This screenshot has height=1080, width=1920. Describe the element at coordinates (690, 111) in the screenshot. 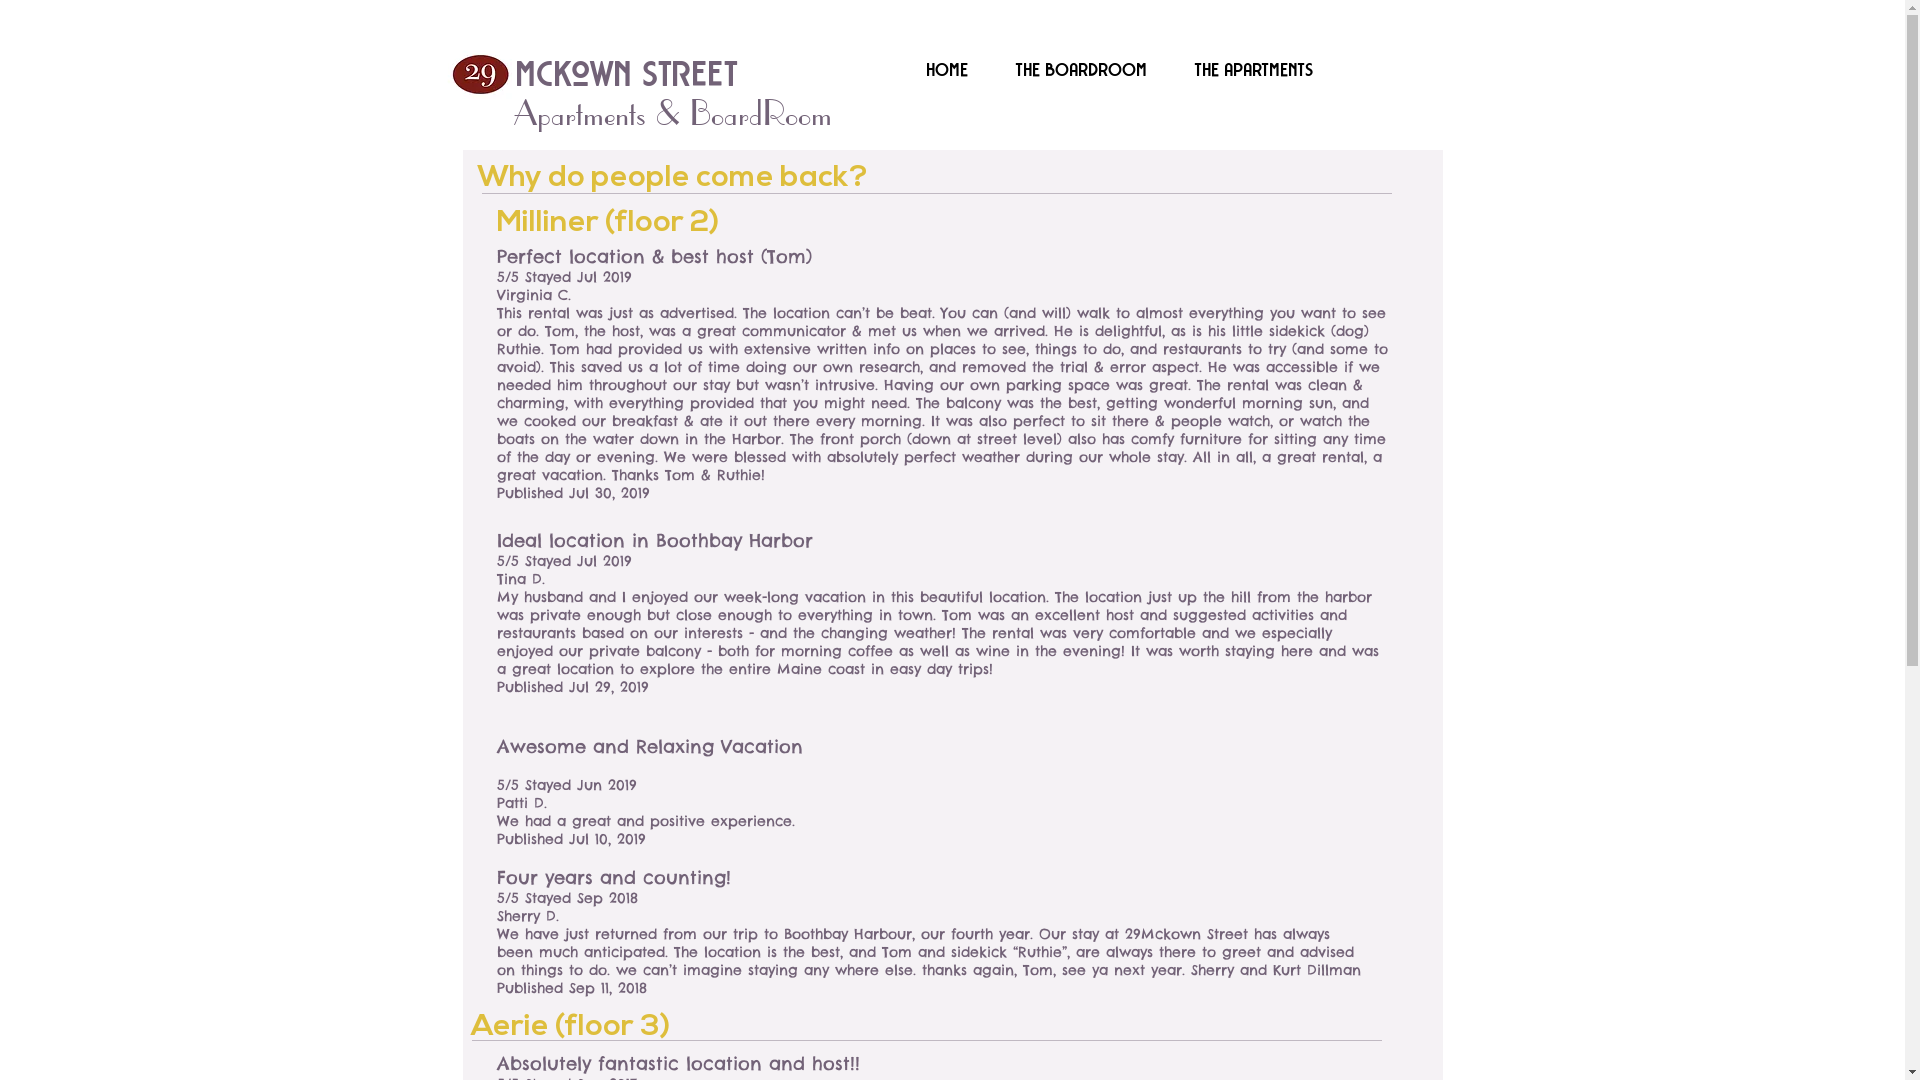

I see `'BoardRoom'` at that location.